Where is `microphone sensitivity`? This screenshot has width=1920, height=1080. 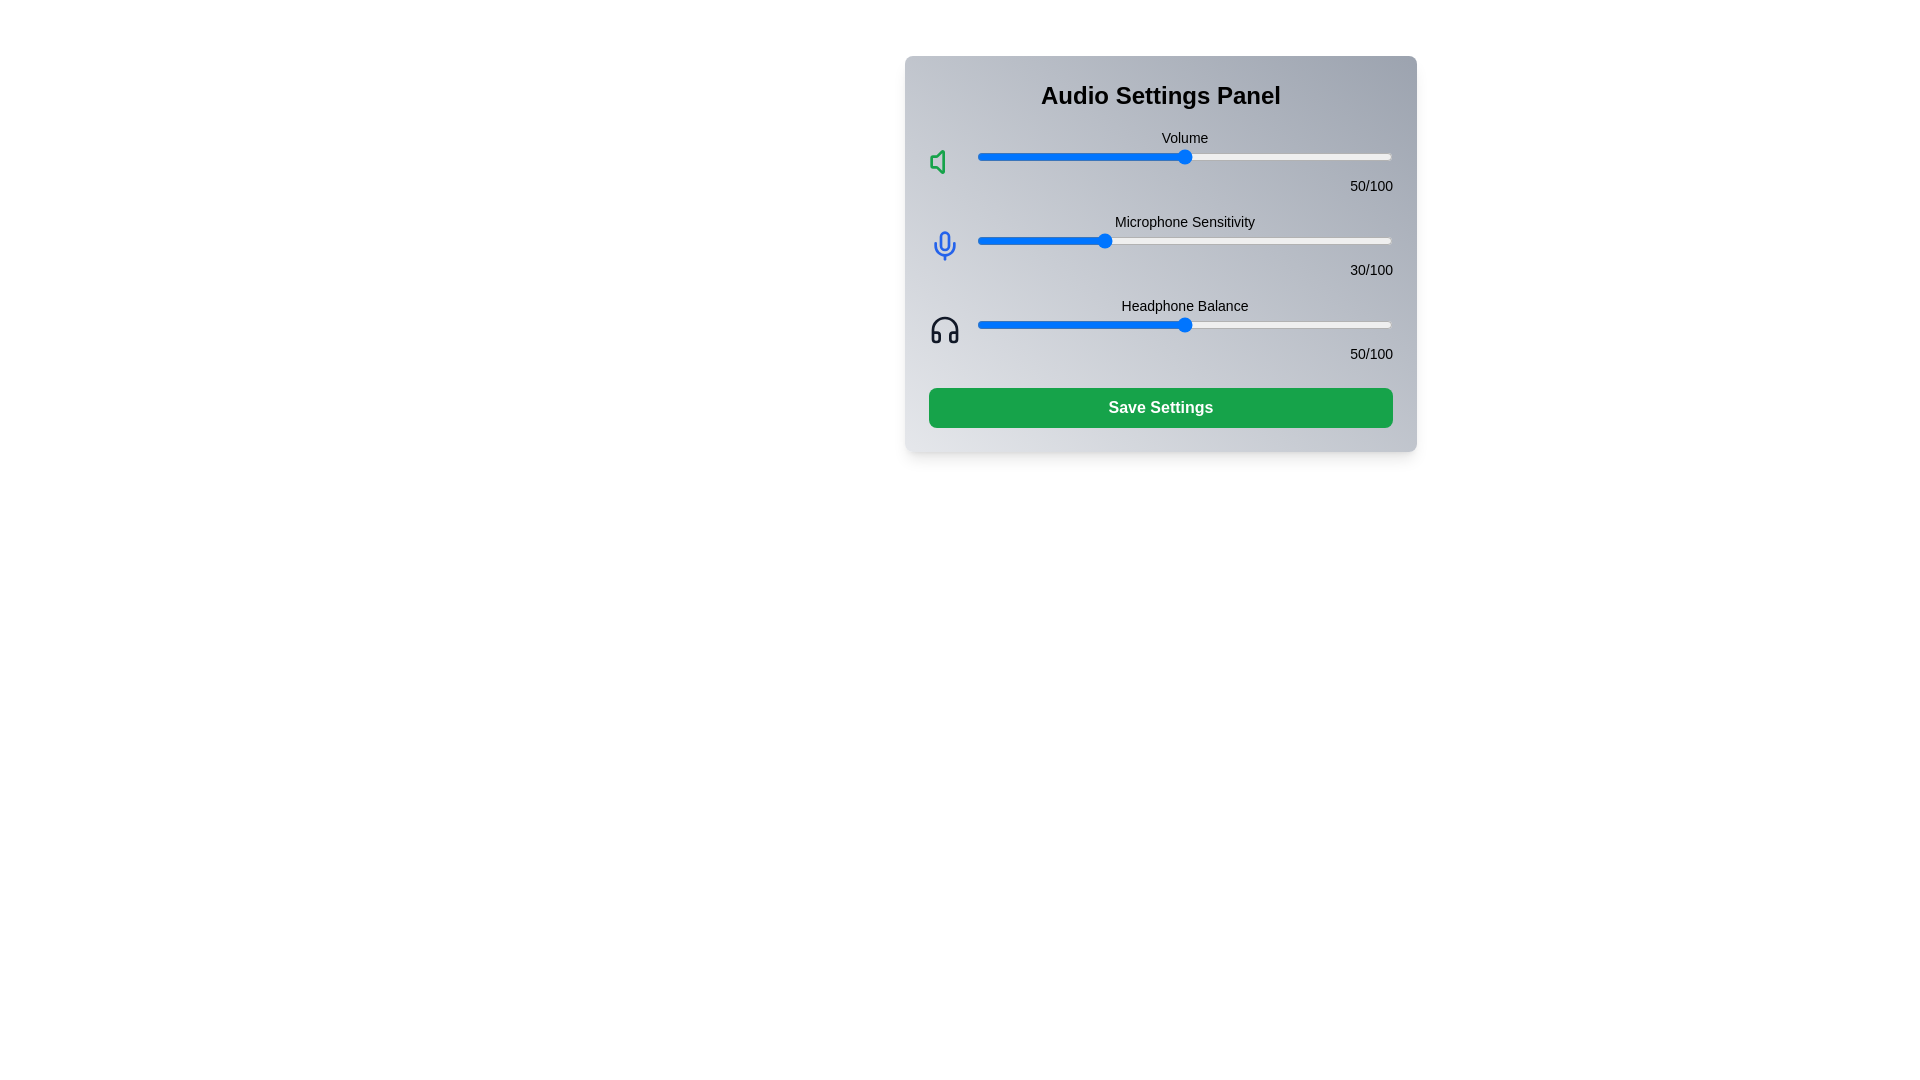
microphone sensitivity is located at coordinates (1339, 239).